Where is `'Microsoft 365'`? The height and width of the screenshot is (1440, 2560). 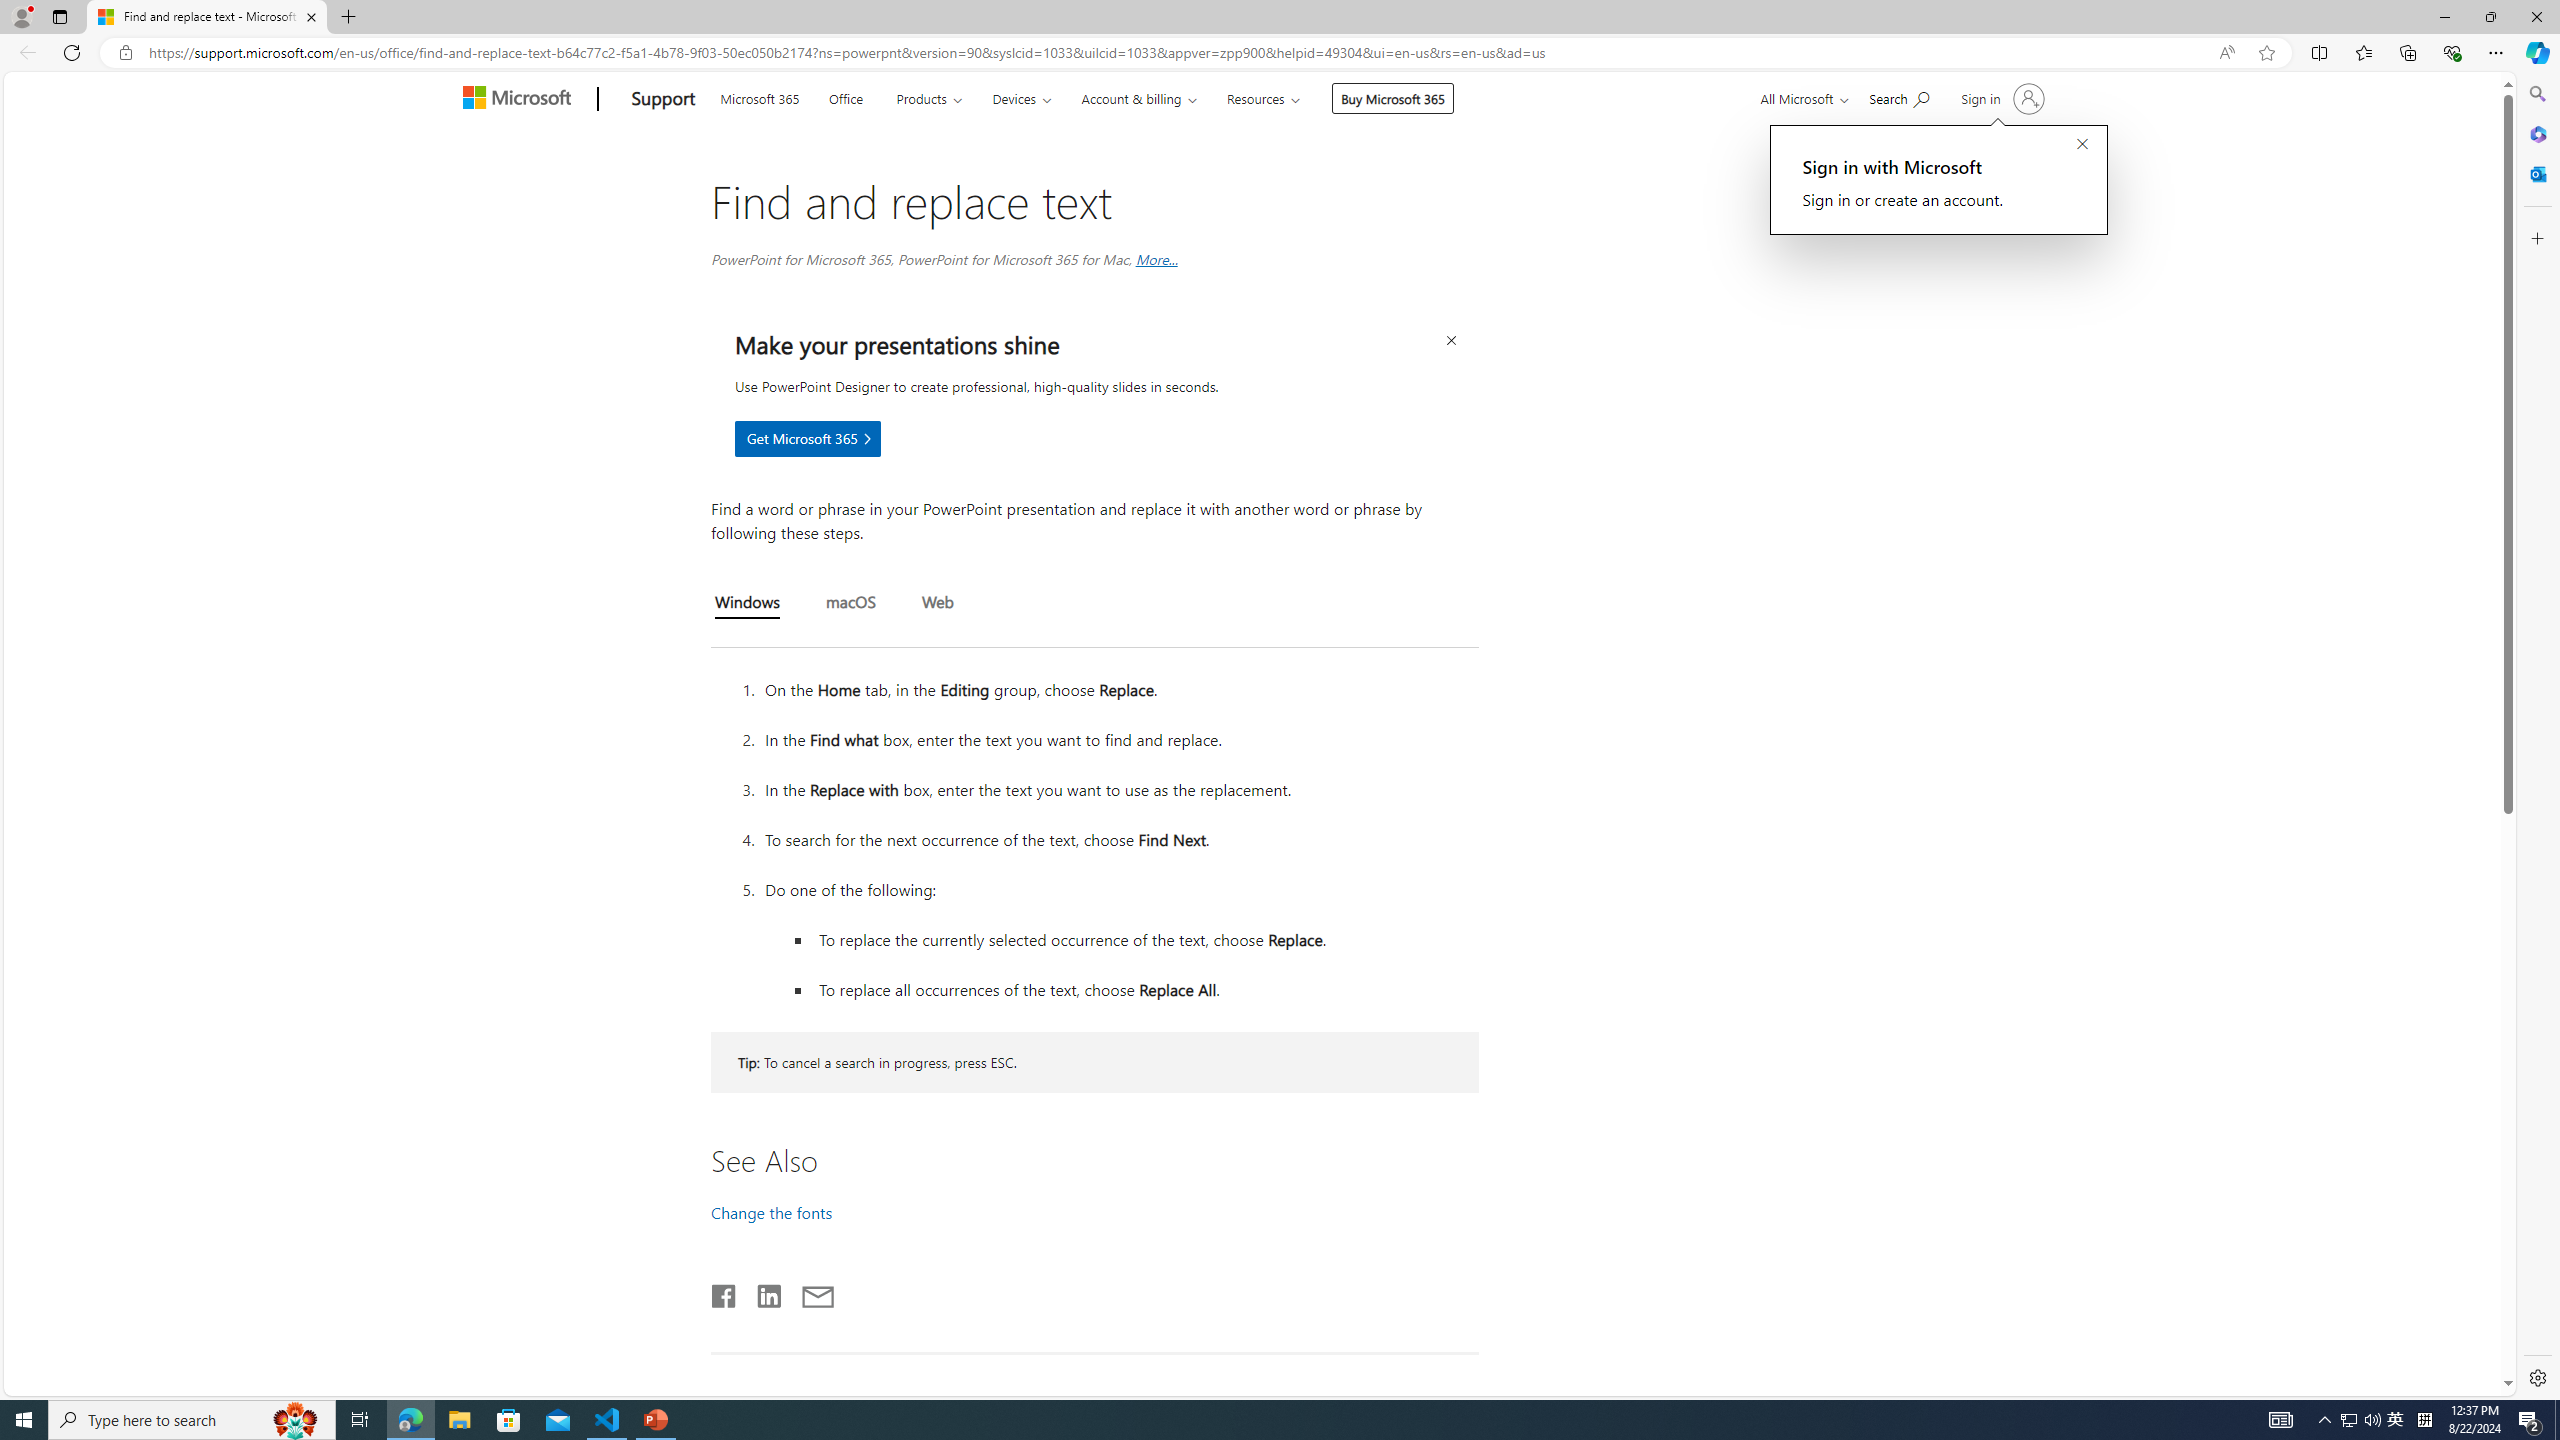
'Microsoft 365' is located at coordinates (759, 96).